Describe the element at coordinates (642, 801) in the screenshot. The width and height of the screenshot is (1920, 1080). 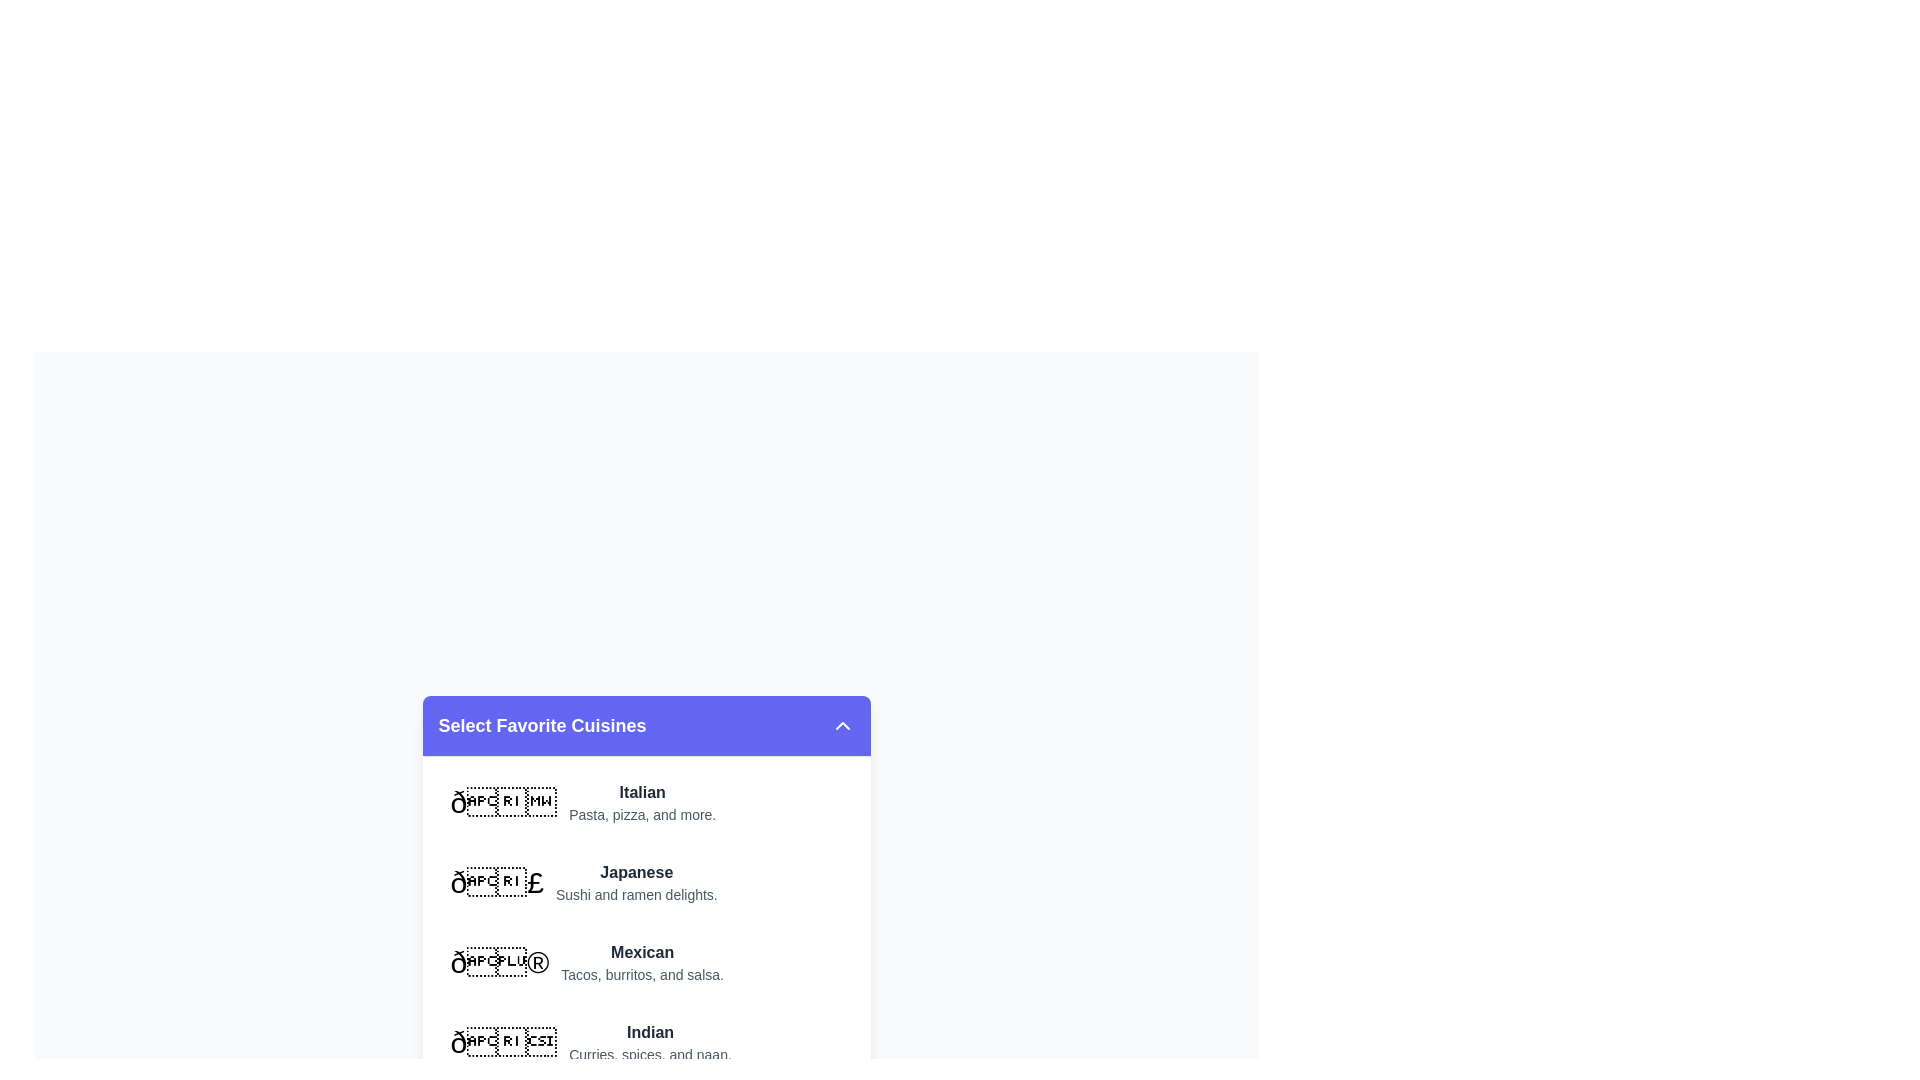
I see `the text label displaying 'Italian' which is the second element in the list under the header 'Select Favorite Cuisines'` at that location.